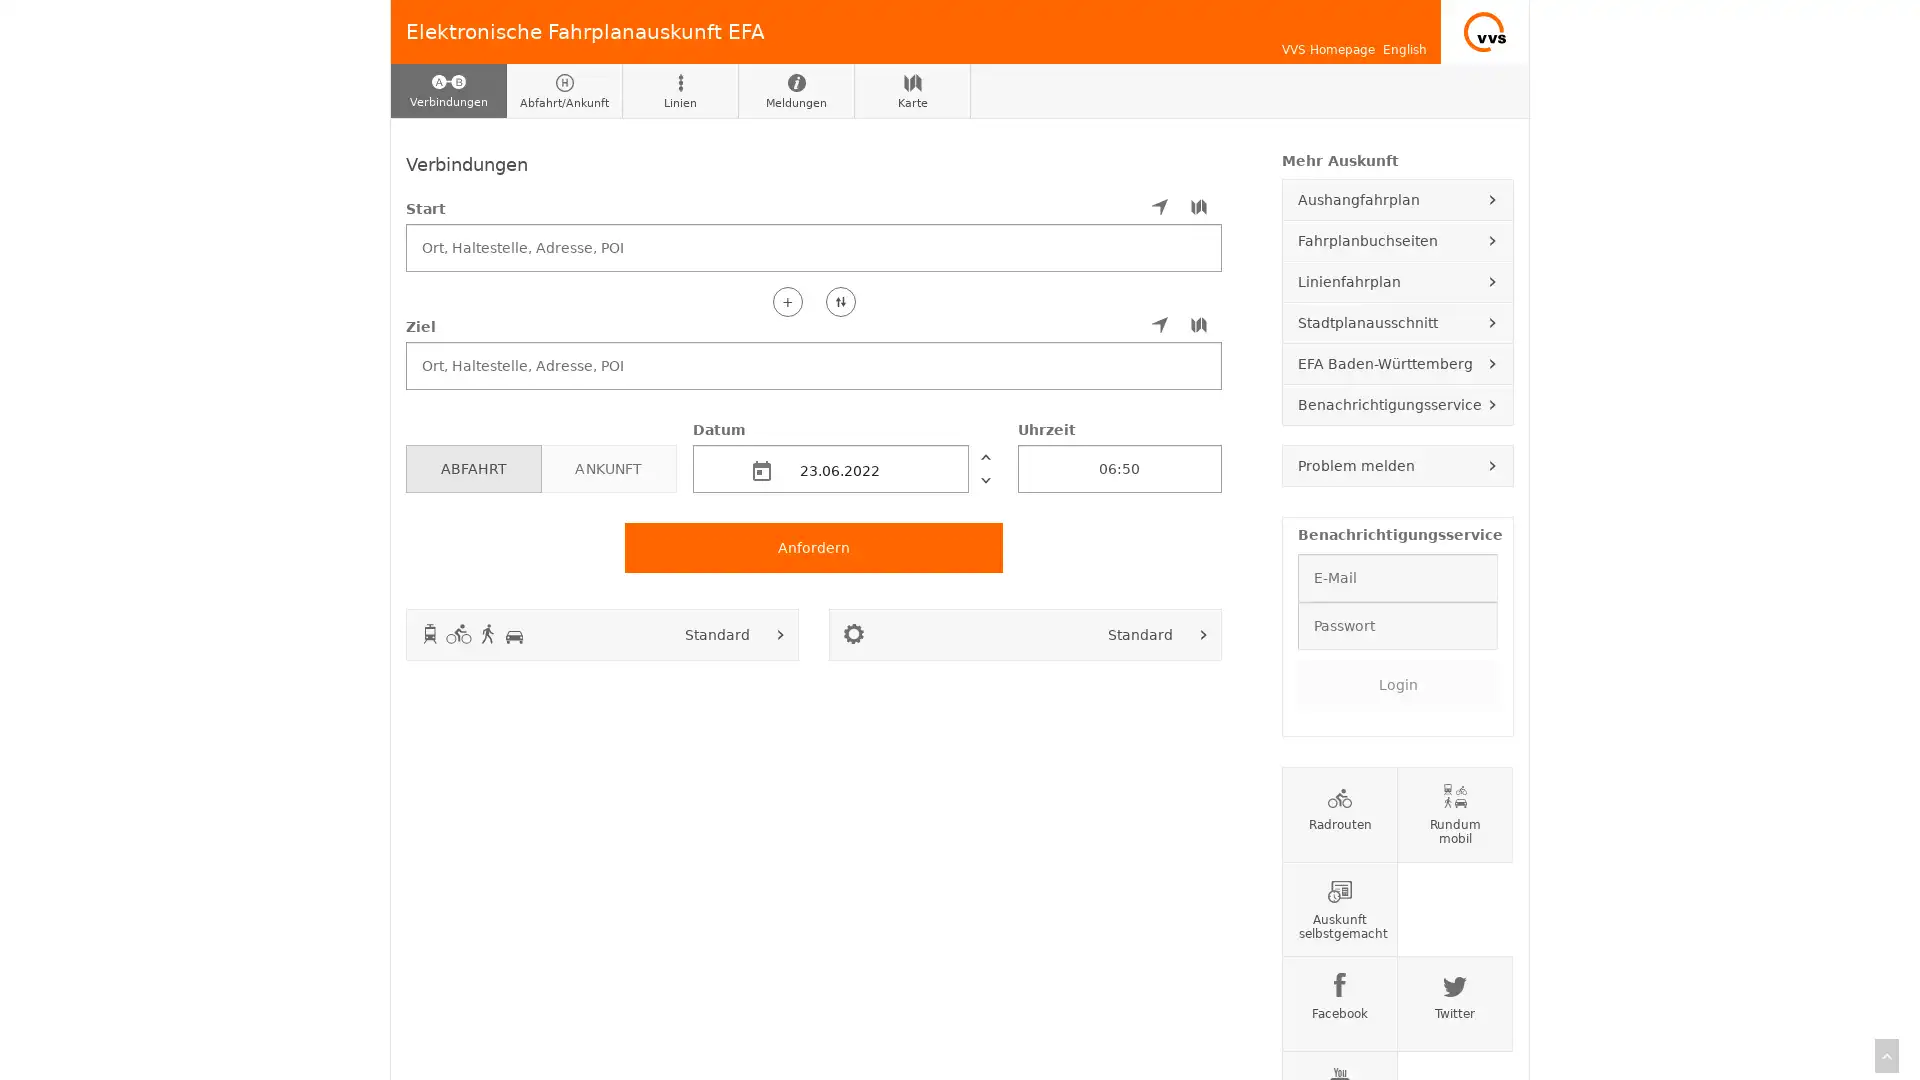  What do you see at coordinates (814, 547) in the screenshot?
I see `Anfordern` at bounding box center [814, 547].